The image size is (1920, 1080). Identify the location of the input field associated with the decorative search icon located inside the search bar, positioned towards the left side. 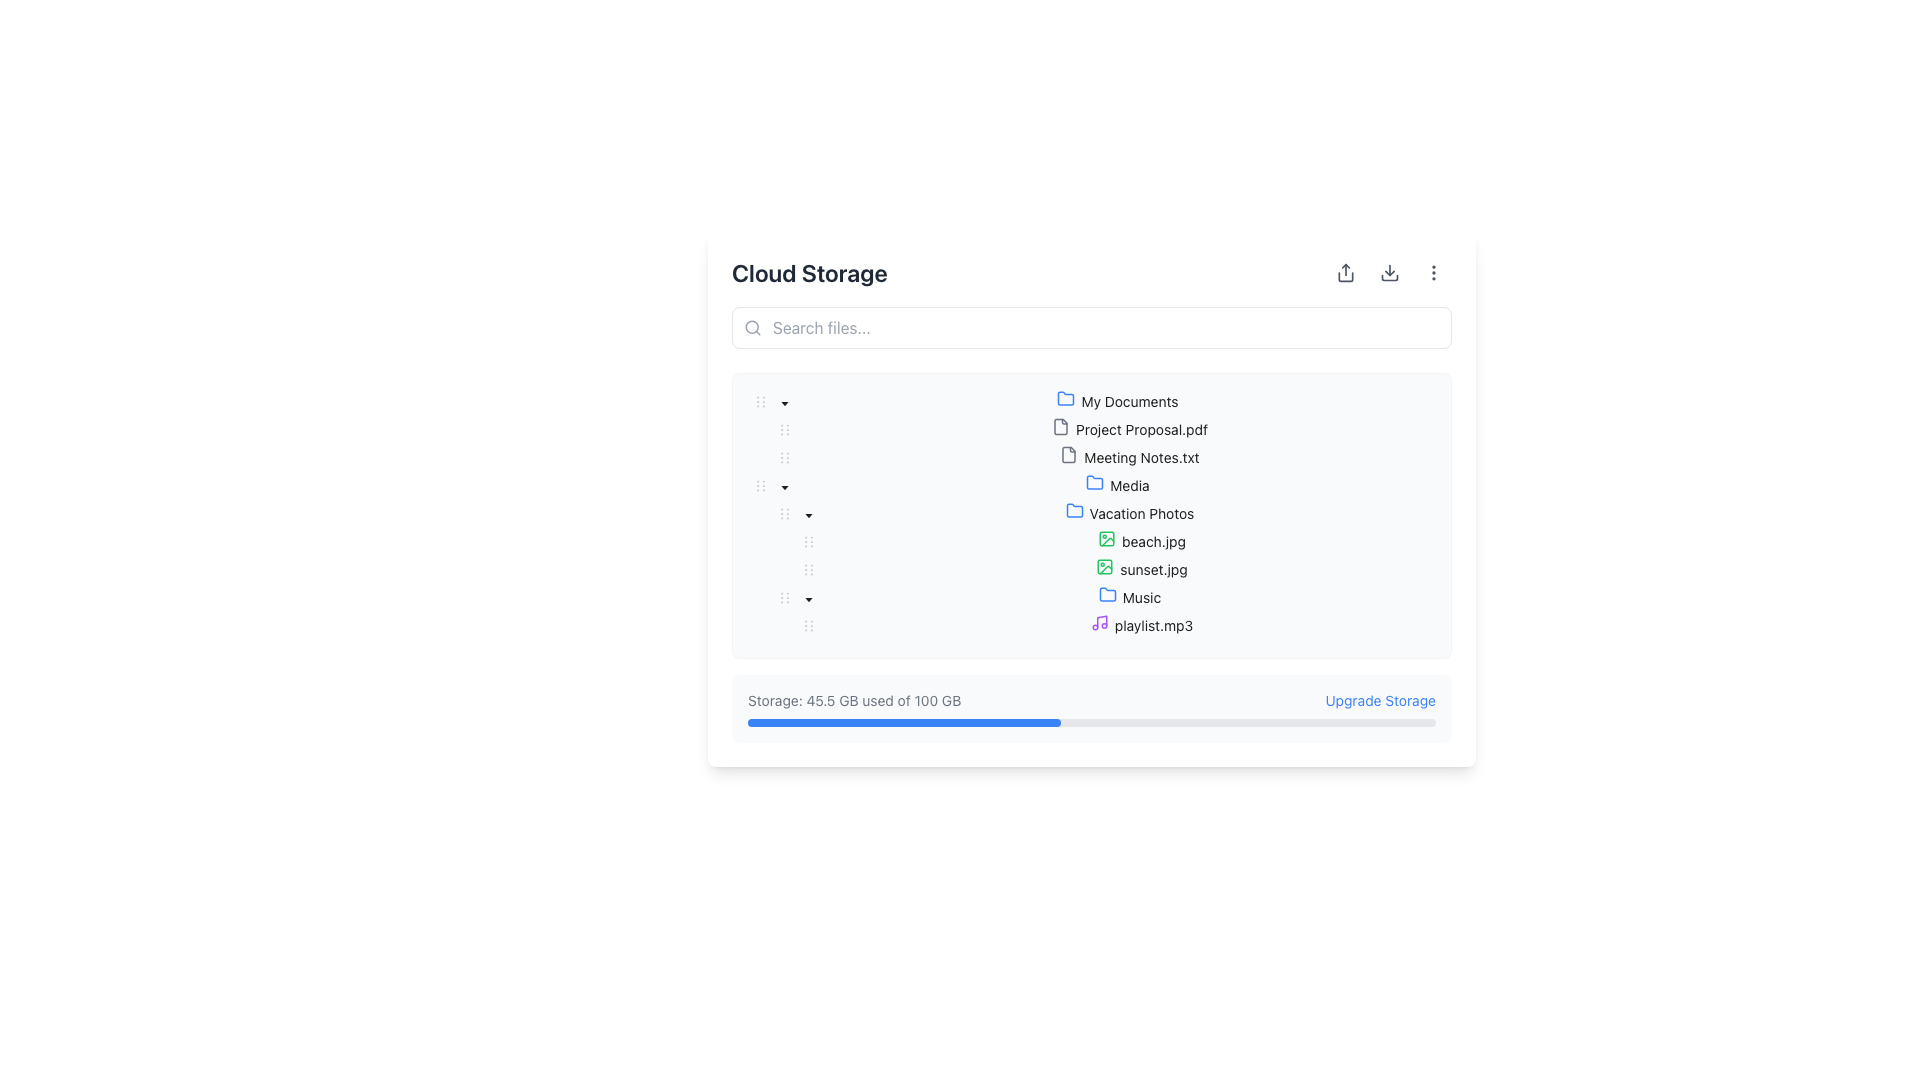
(752, 326).